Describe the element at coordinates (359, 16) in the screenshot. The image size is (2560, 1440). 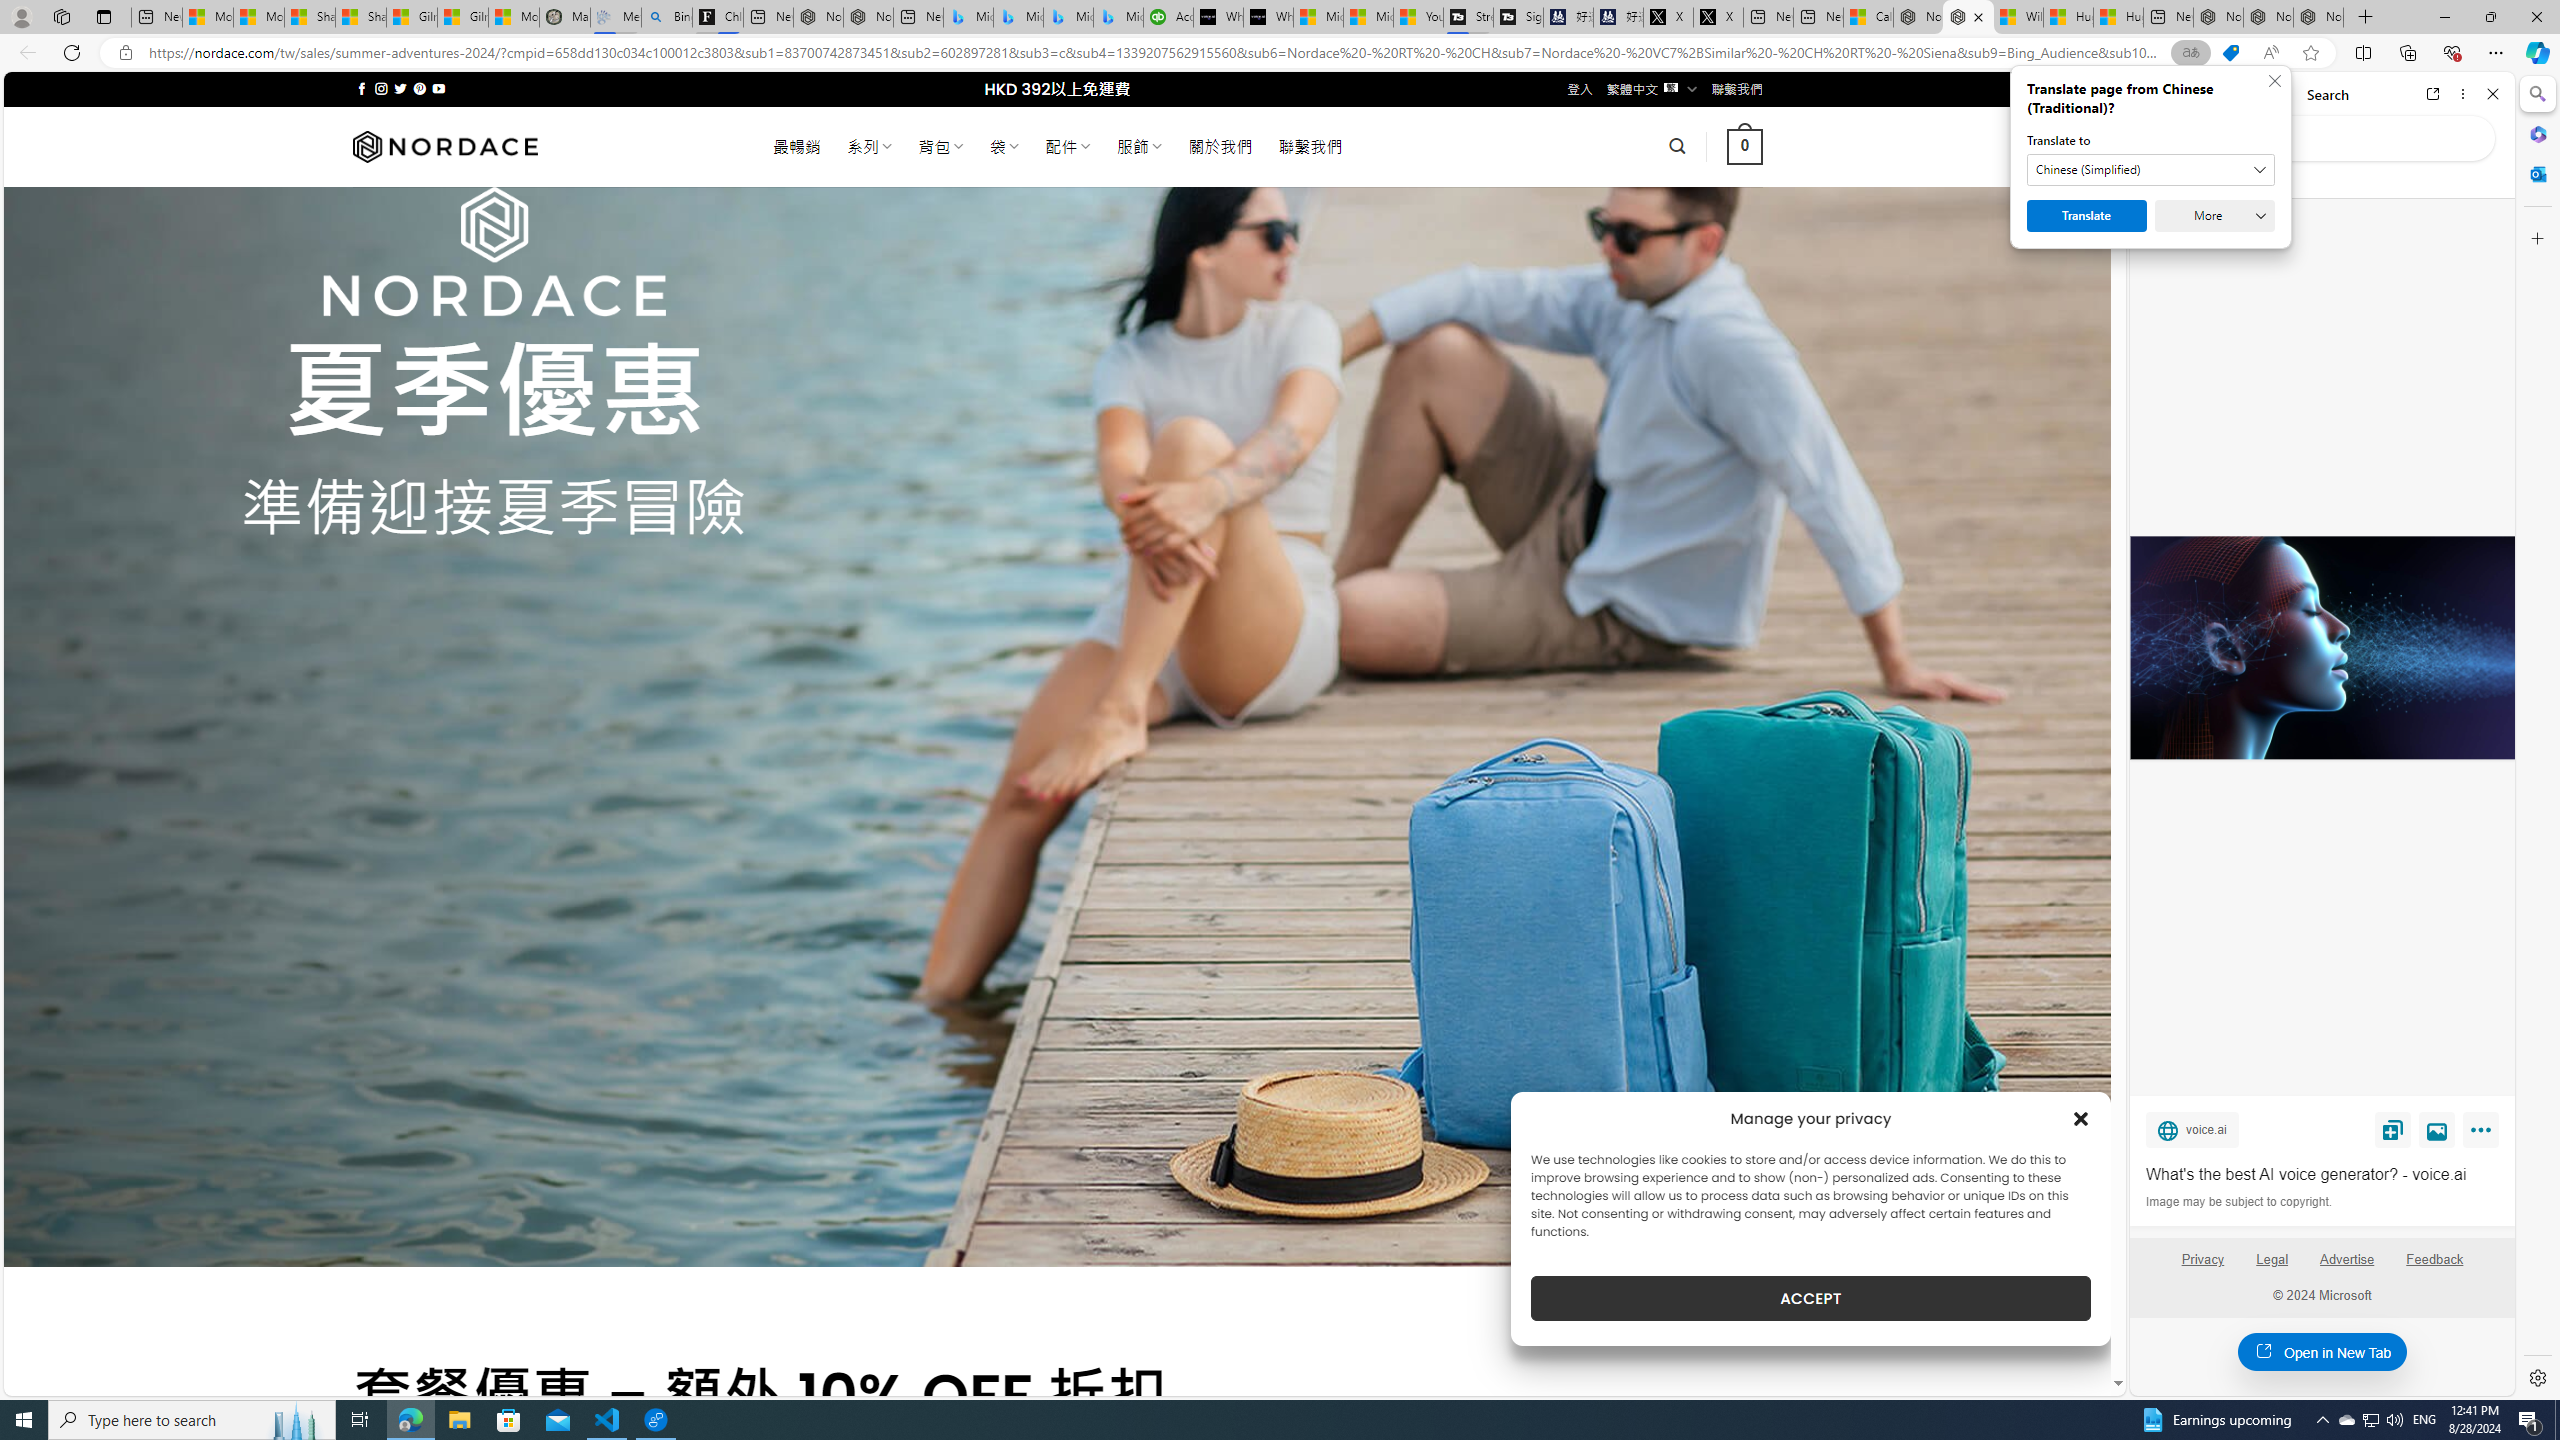
I see `'Shanghai, China weather forecast | Microsoft Weather'` at that location.